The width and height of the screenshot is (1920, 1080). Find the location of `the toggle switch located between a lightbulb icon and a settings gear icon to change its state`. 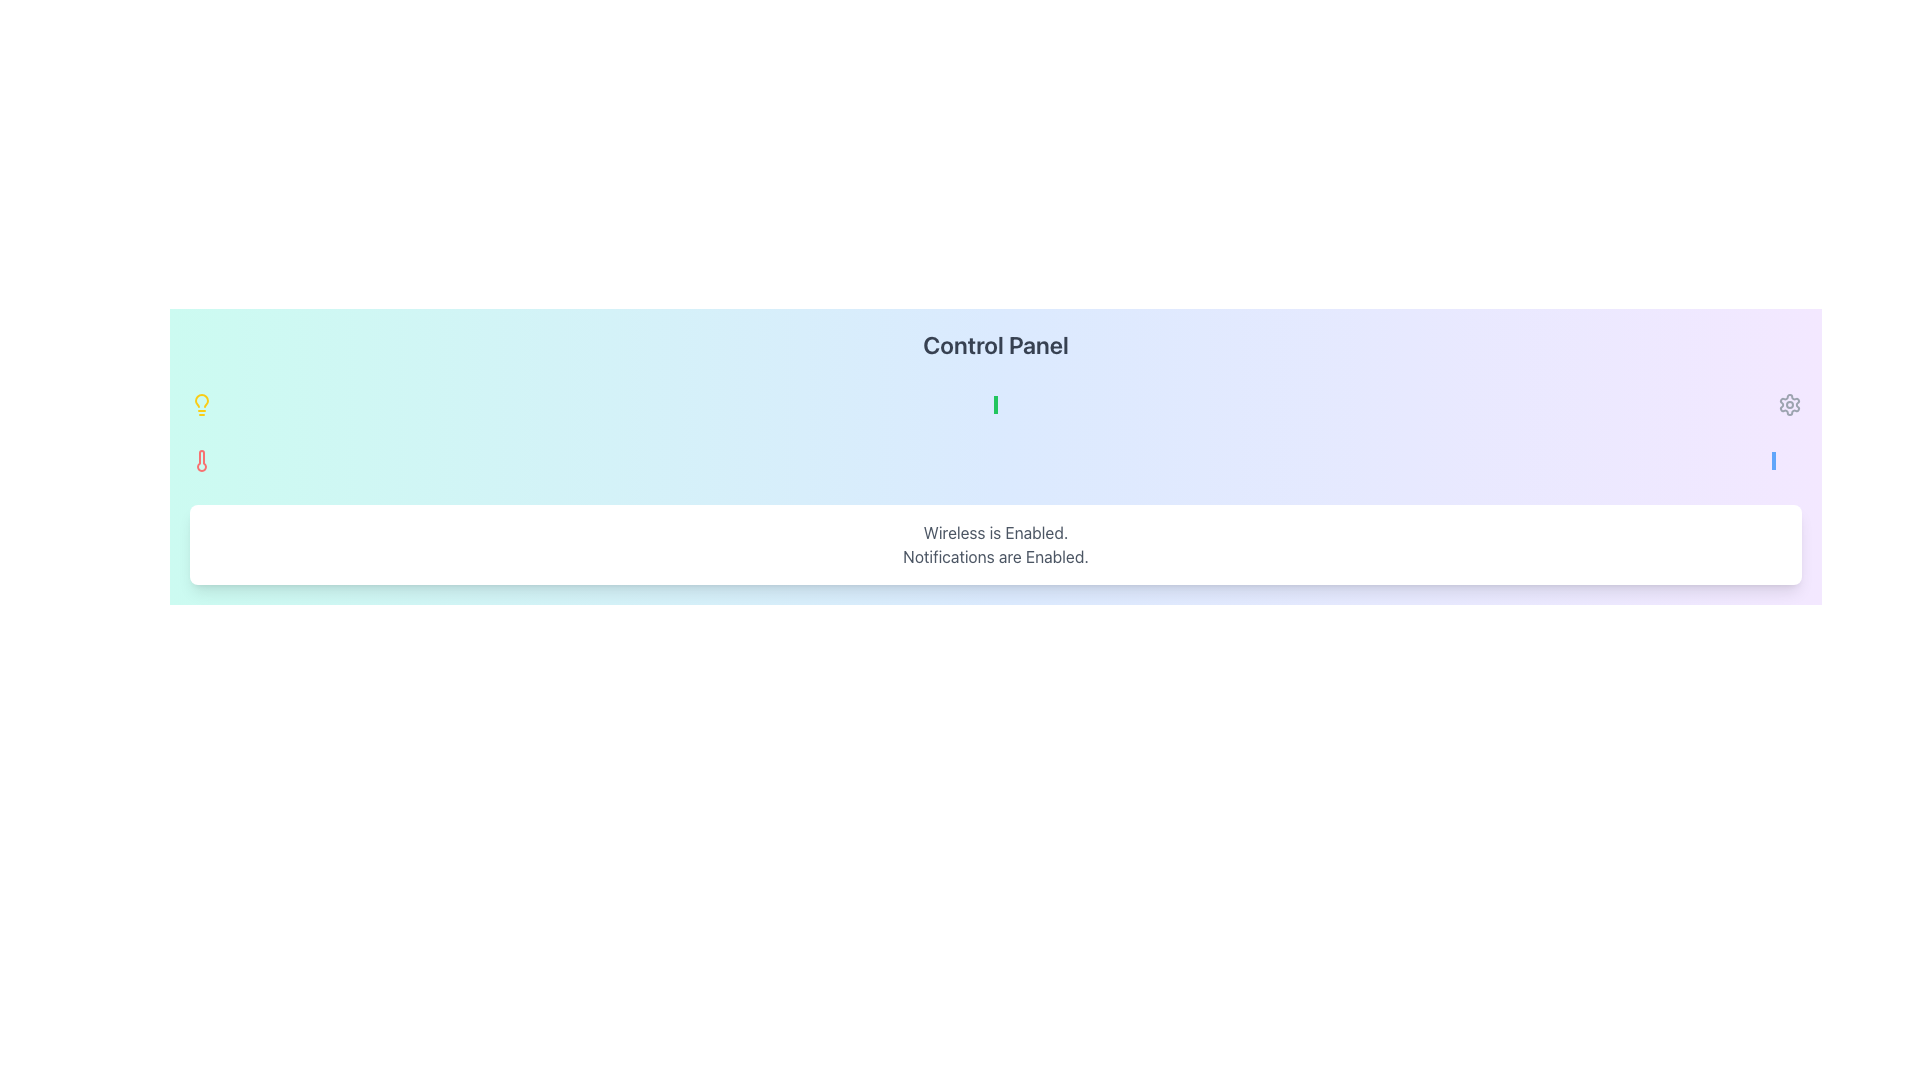

the toggle switch located between a lightbulb icon and a settings gear icon to change its state is located at coordinates (996, 405).